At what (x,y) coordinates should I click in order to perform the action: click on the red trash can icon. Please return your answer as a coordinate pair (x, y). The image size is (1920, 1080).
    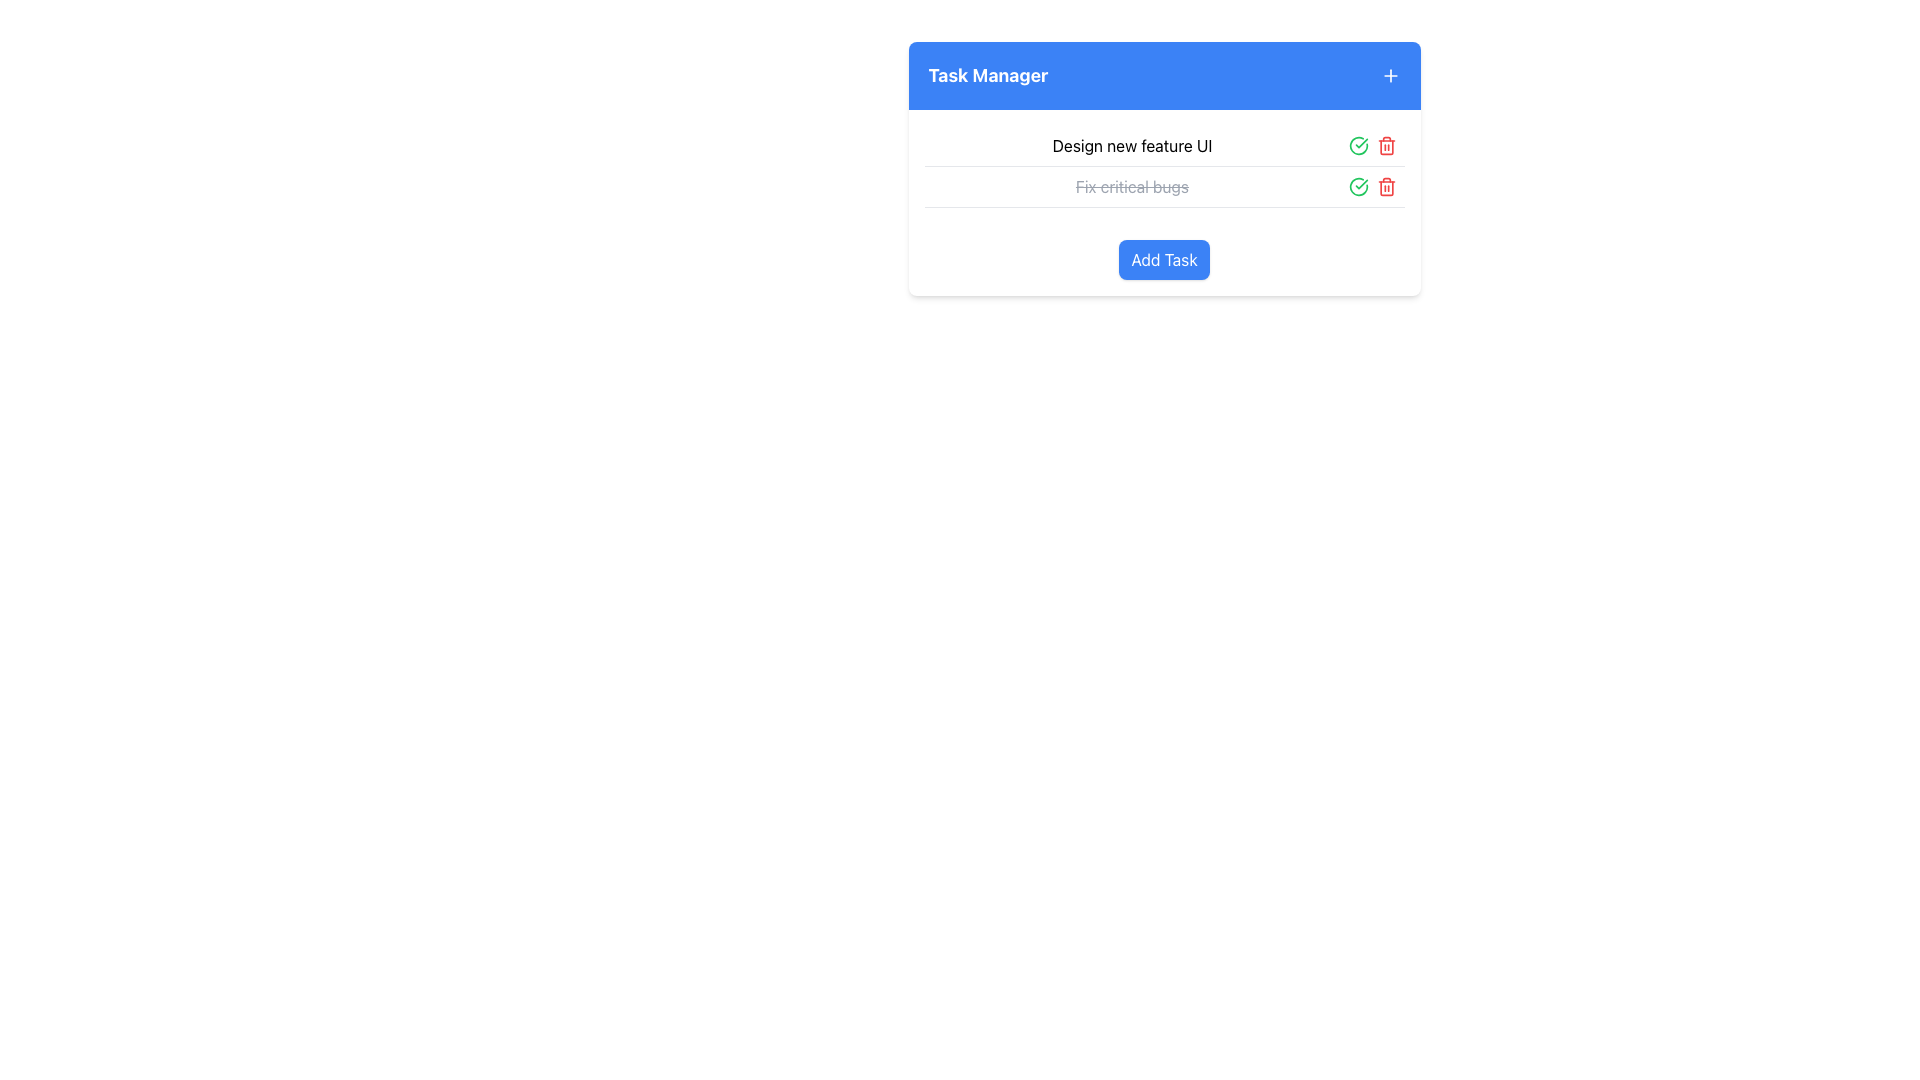
    Looking at the image, I should click on (1385, 145).